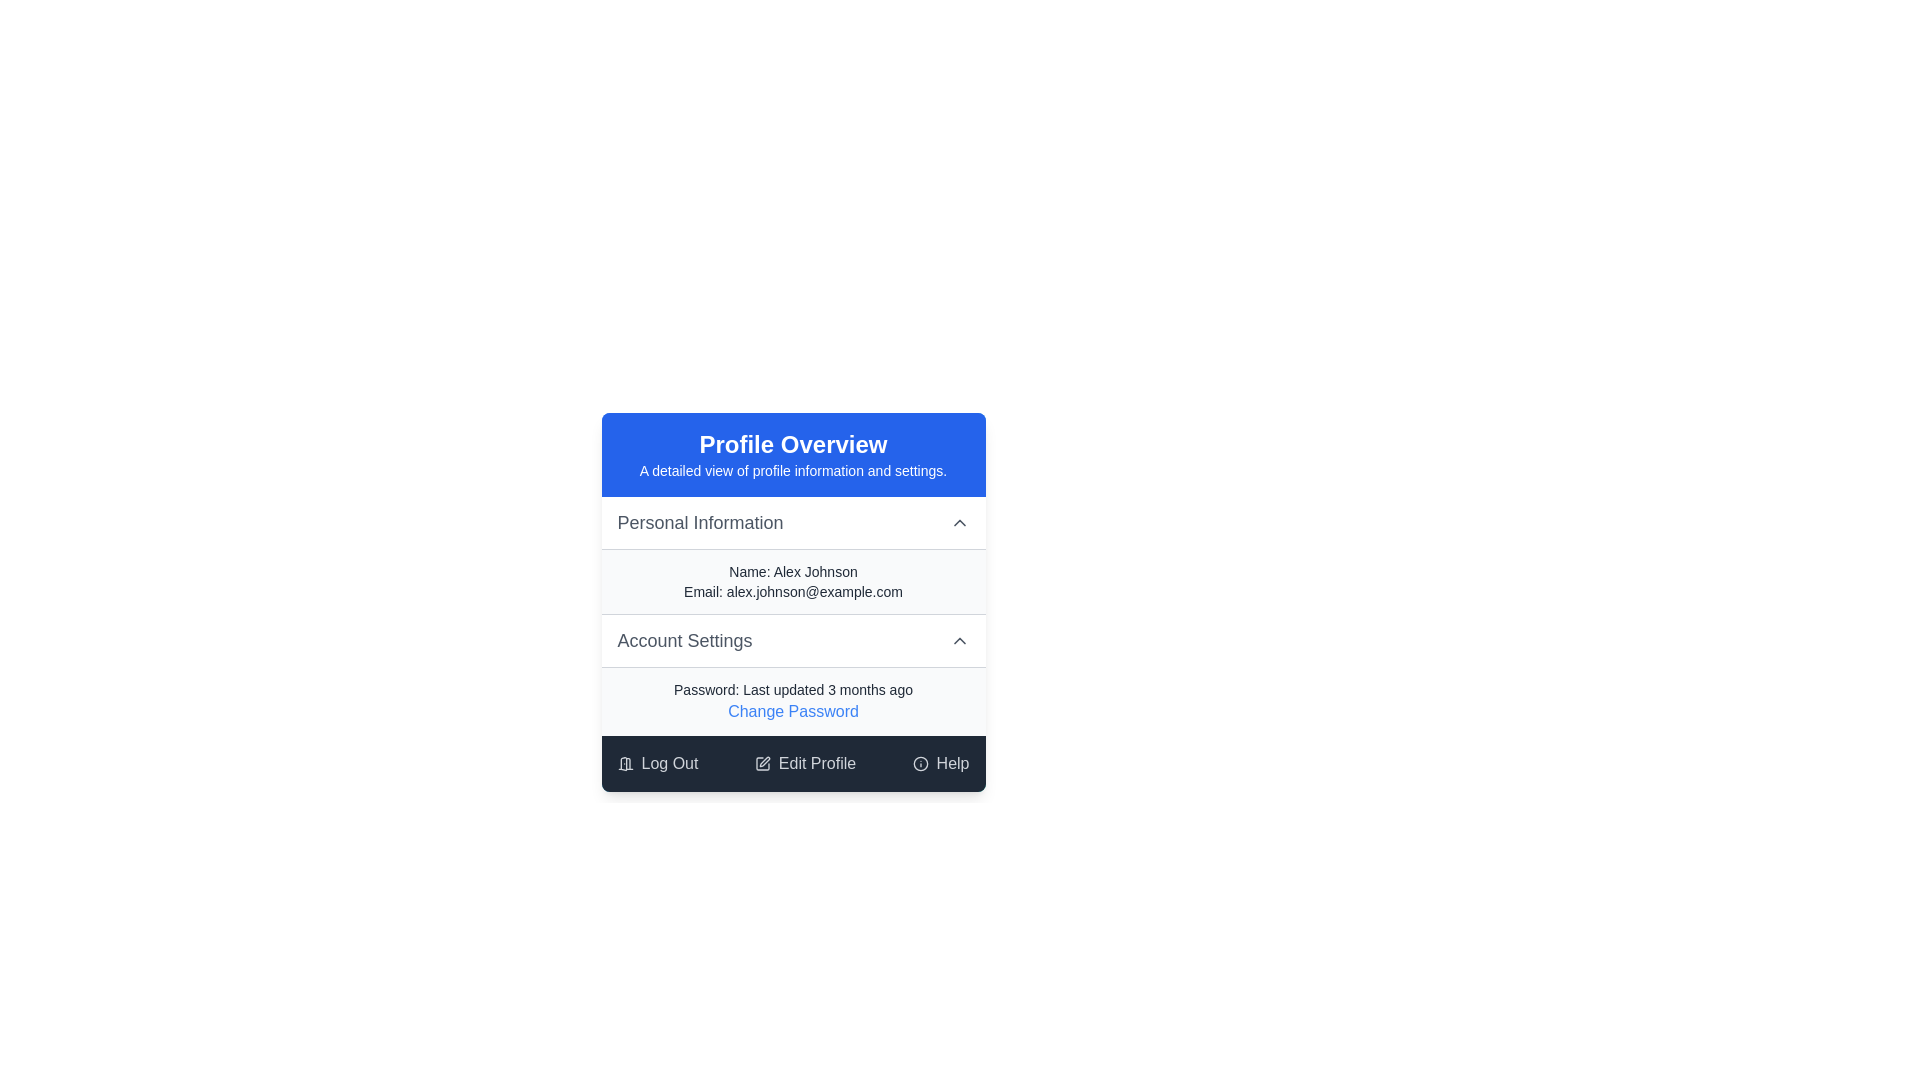 The height and width of the screenshot is (1080, 1920). Describe the element at coordinates (622, 764) in the screenshot. I see `the 'open door' vector graphic element located centrally inside the 'Log Out' button at the bottom left of the UI card` at that location.